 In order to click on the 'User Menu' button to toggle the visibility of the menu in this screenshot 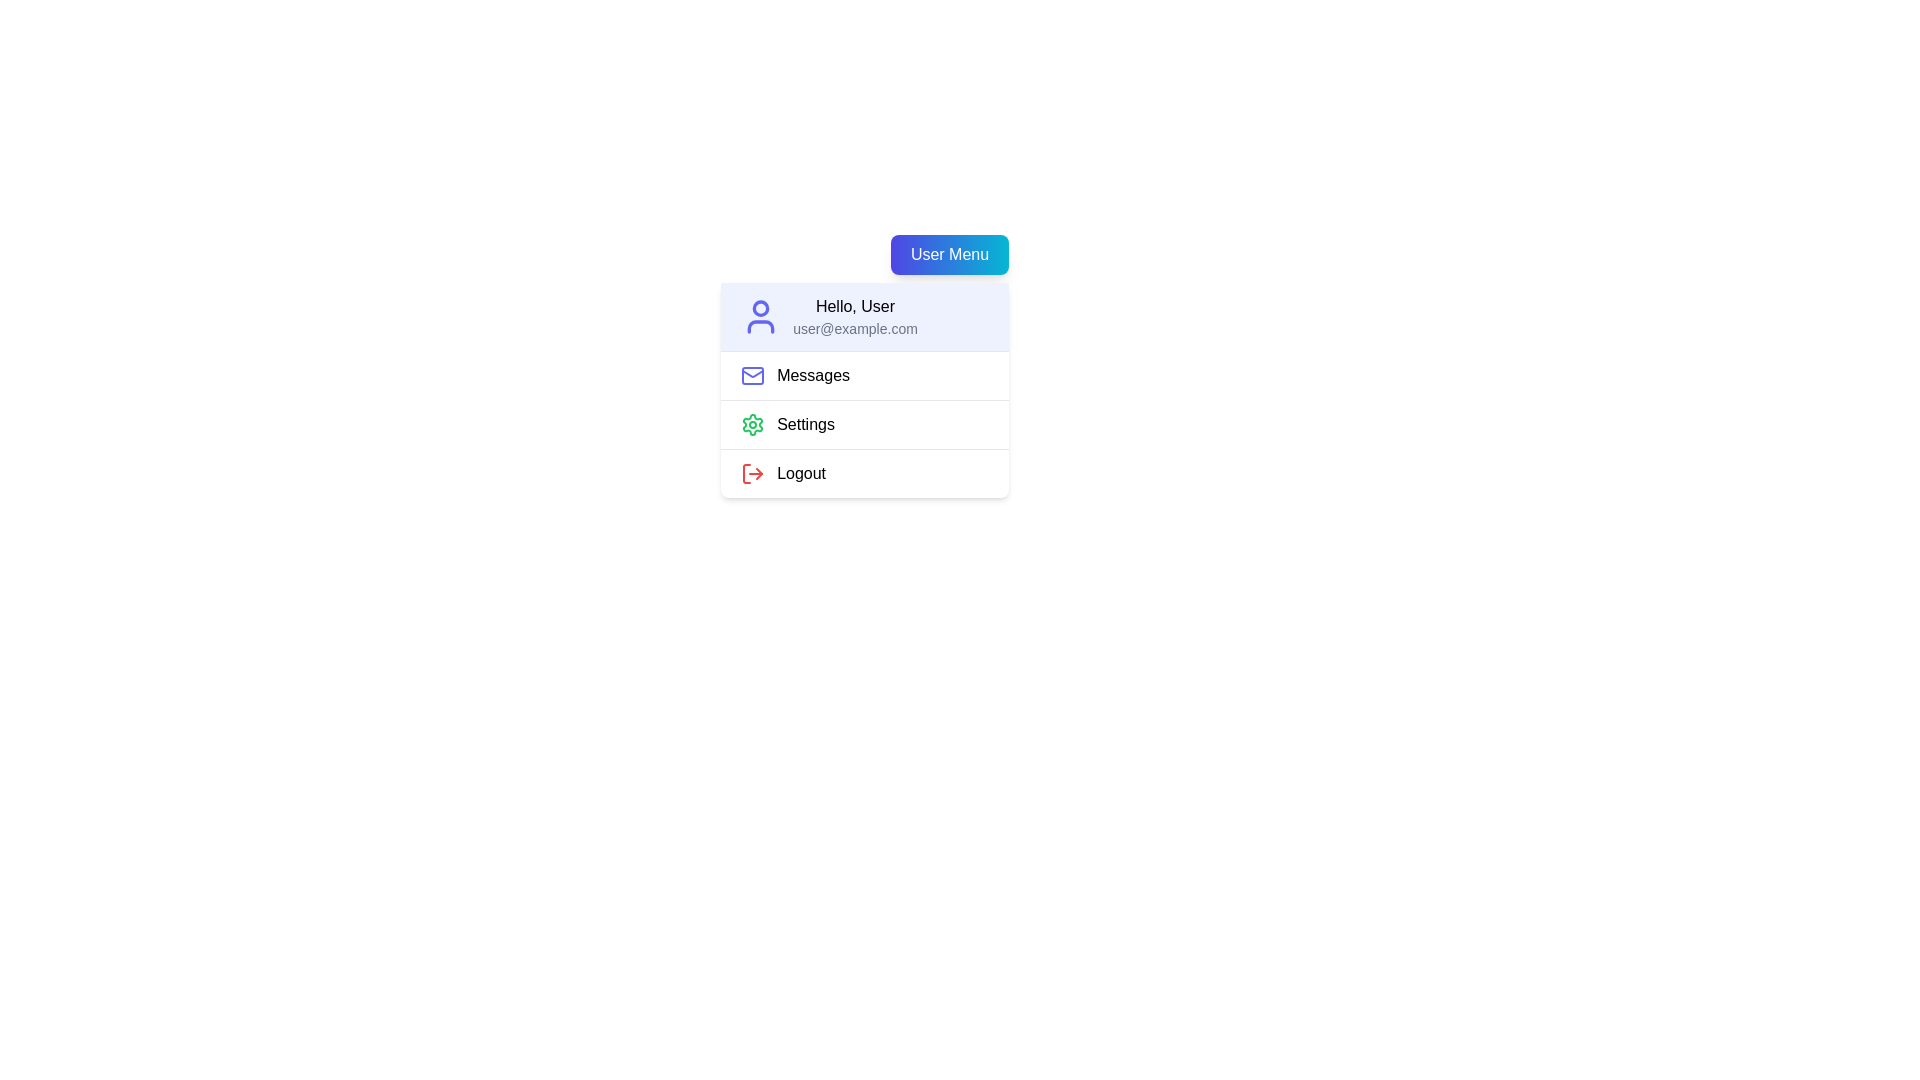, I will do `click(949, 253)`.